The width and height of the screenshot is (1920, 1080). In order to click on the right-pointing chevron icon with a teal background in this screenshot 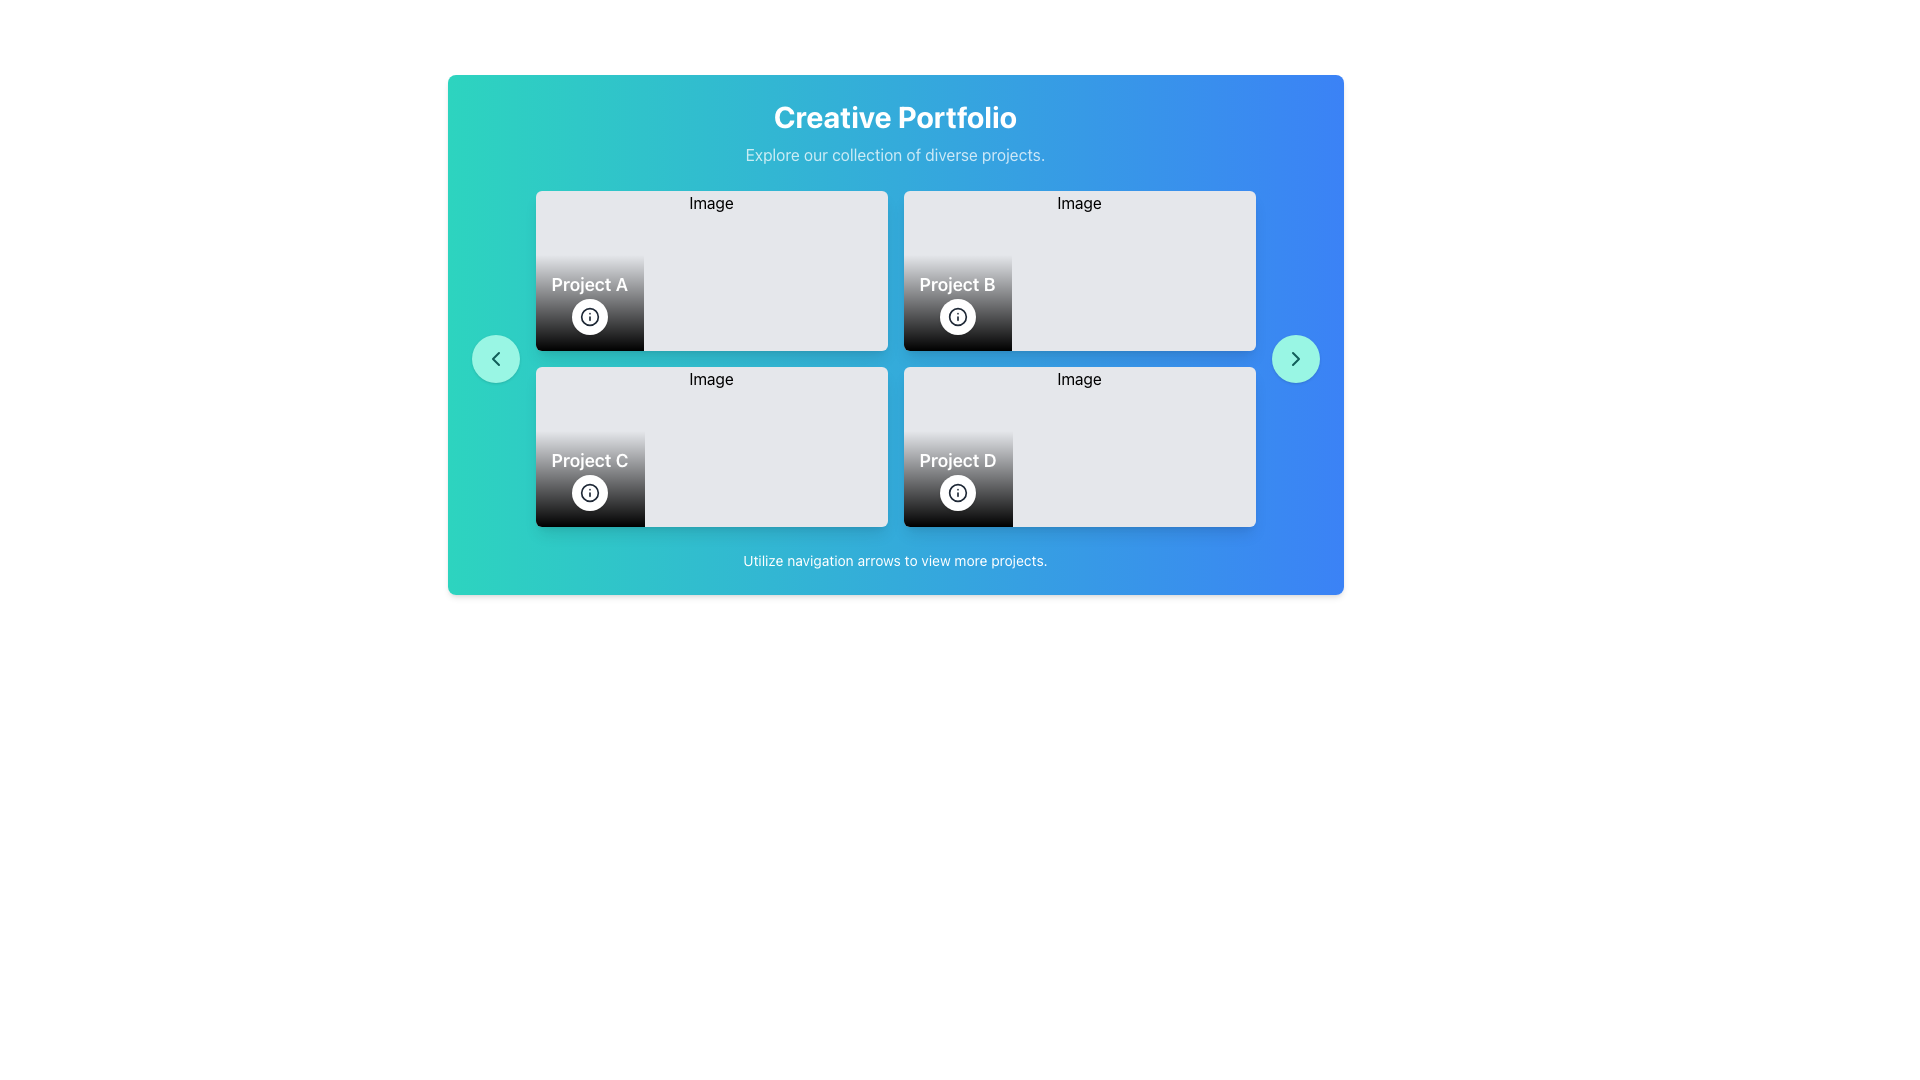, I will do `click(1295, 357)`.